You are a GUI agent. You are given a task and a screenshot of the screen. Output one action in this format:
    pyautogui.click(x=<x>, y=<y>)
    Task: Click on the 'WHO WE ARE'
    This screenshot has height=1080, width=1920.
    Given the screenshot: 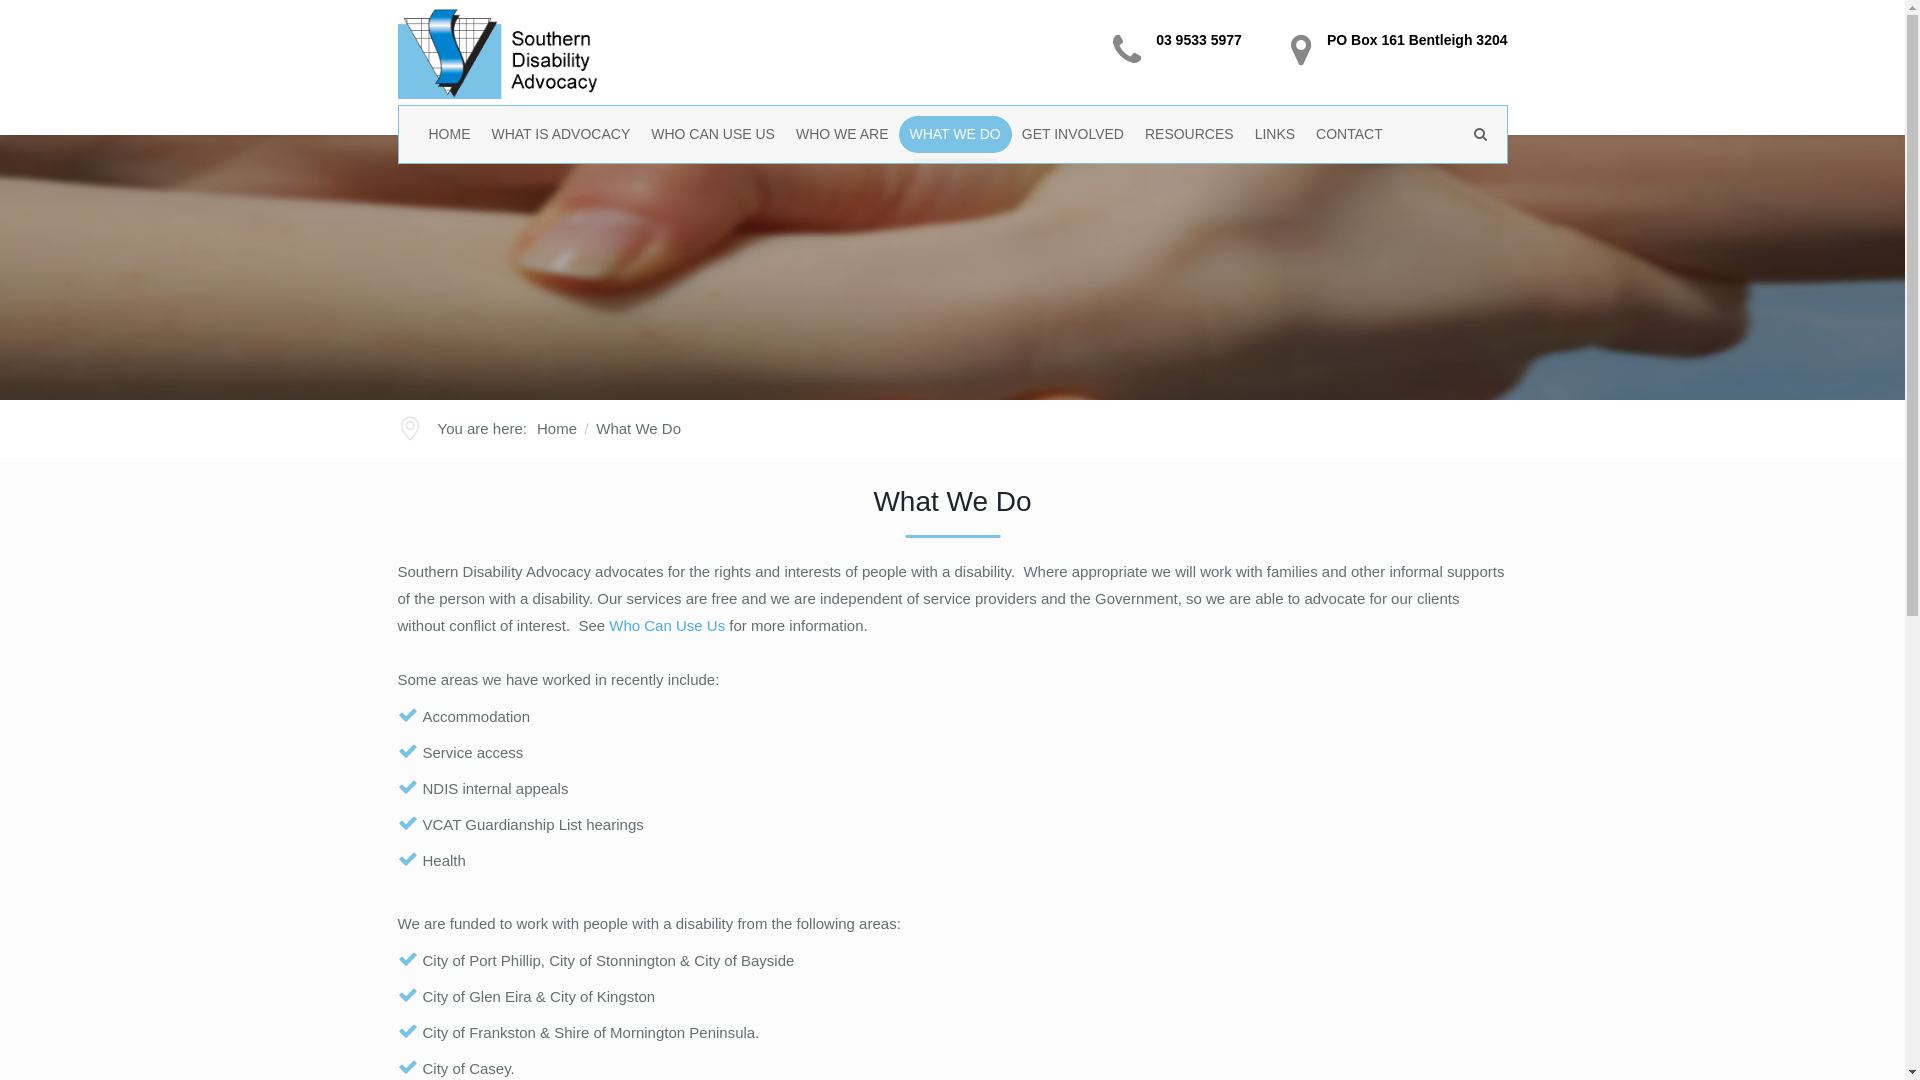 What is the action you would take?
    pyautogui.click(x=843, y=134)
    